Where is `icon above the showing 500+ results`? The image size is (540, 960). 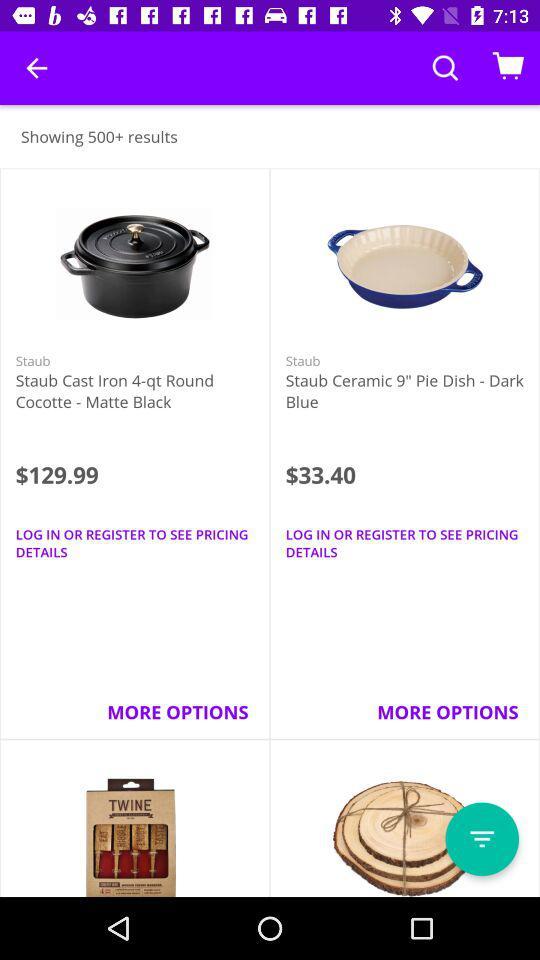
icon above the showing 500+ results is located at coordinates (36, 68).